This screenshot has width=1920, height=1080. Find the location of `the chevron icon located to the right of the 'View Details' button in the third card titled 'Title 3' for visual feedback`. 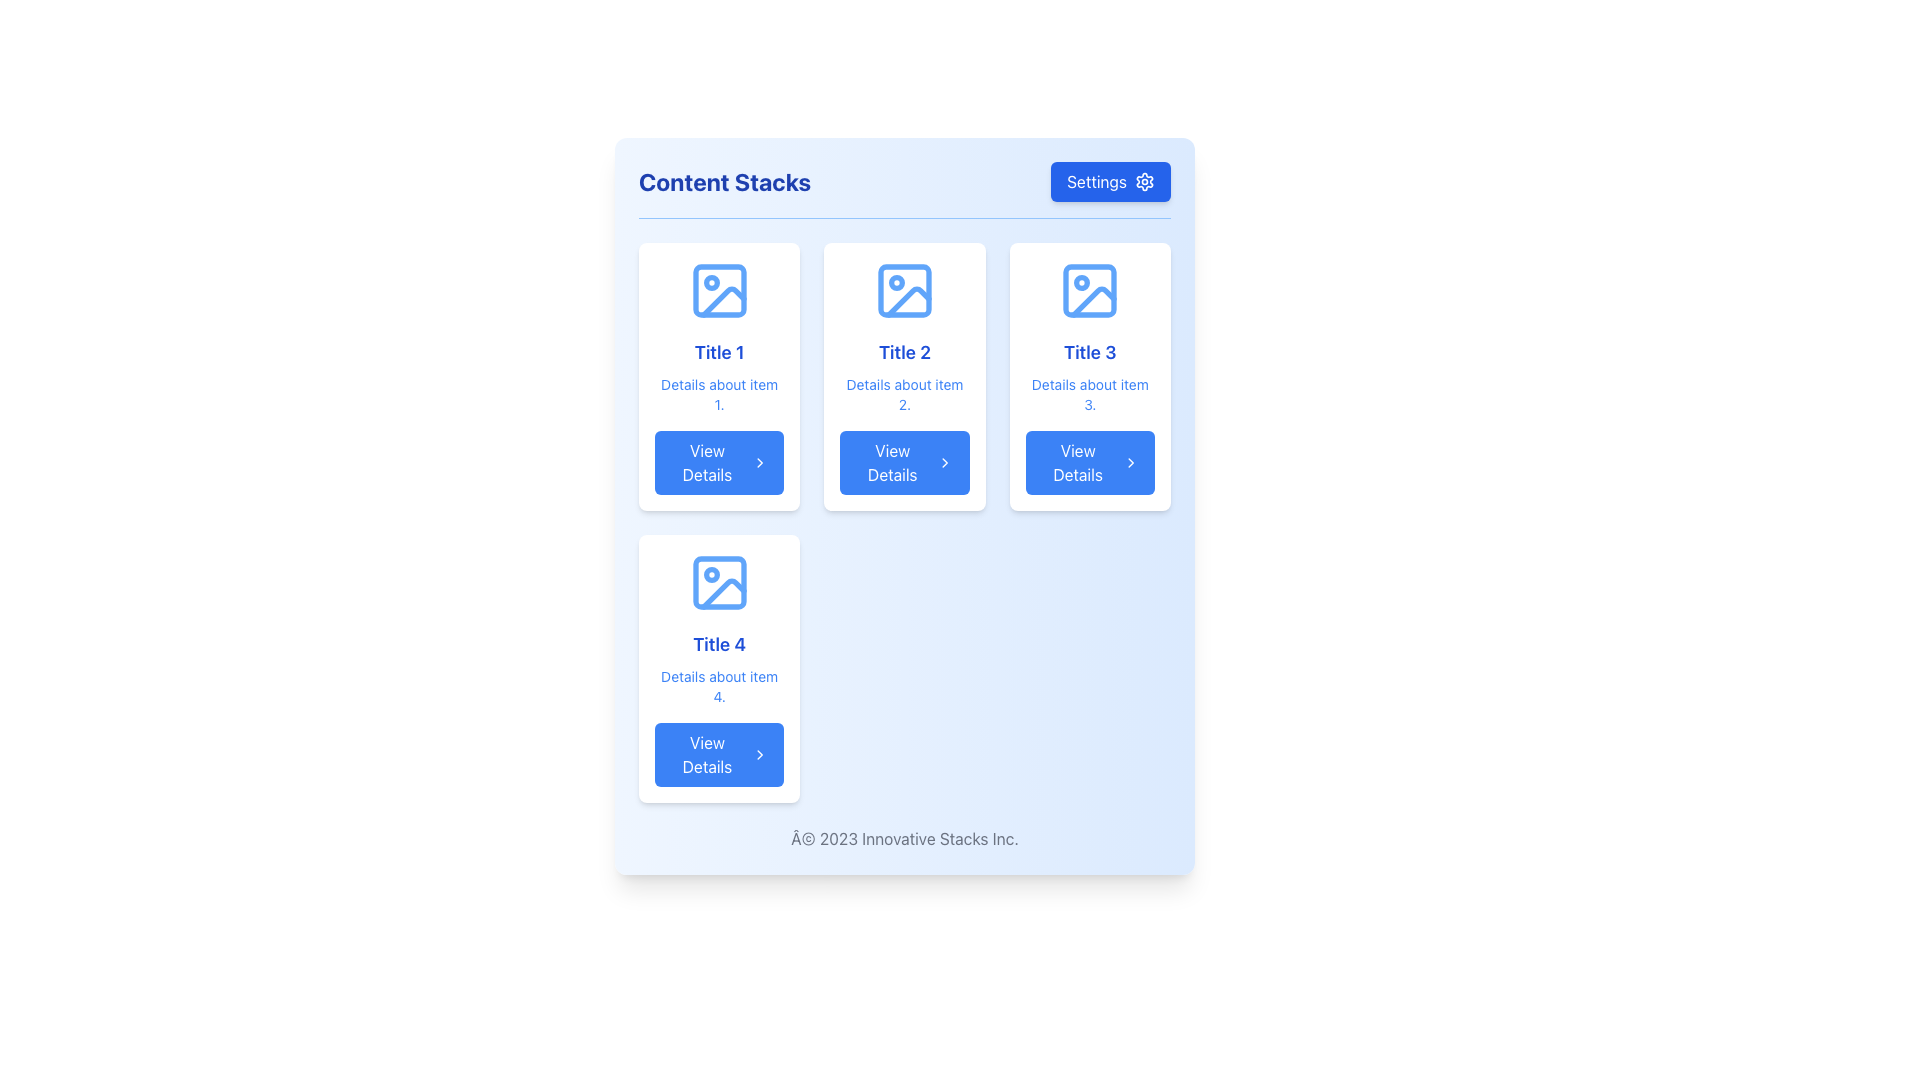

the chevron icon located to the right of the 'View Details' button in the third card titled 'Title 3' for visual feedback is located at coordinates (1130, 462).